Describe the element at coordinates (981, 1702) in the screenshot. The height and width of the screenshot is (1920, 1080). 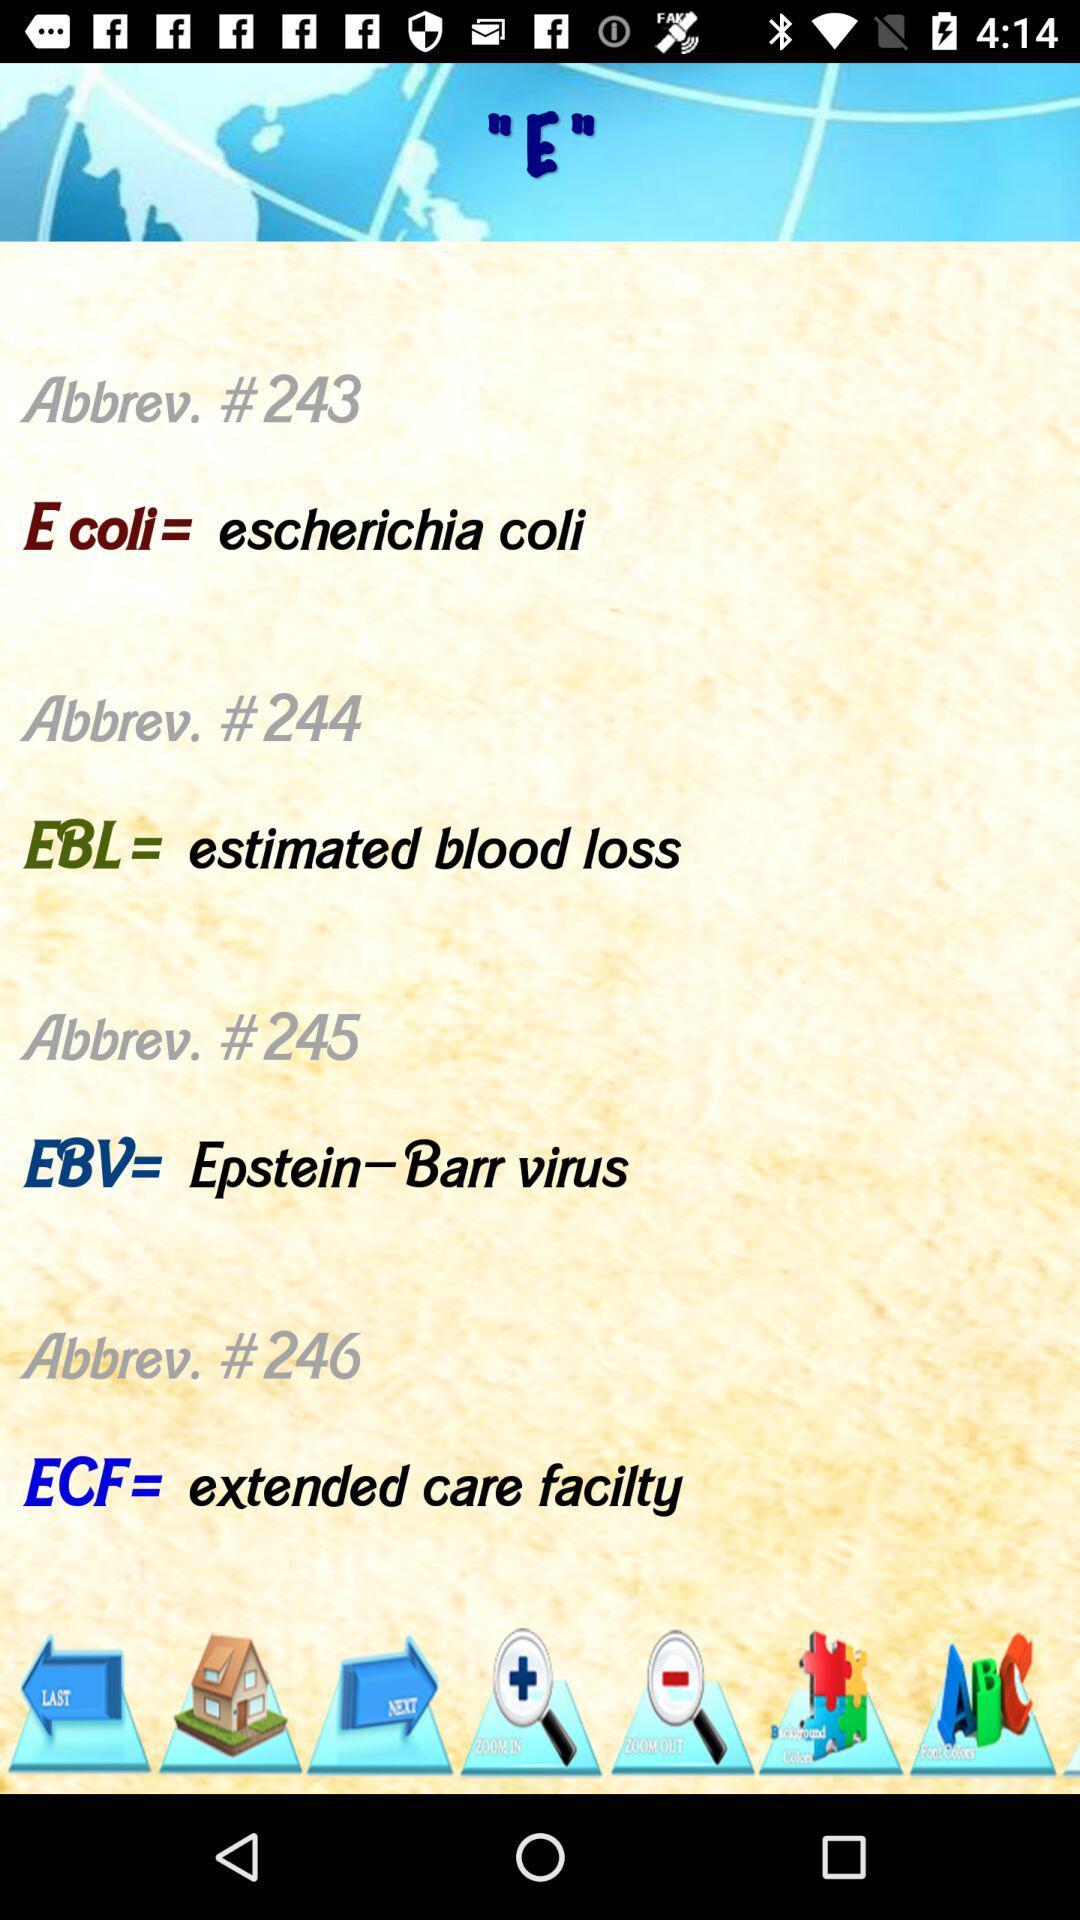
I see `icon below abbrev 	243	 	e icon` at that location.